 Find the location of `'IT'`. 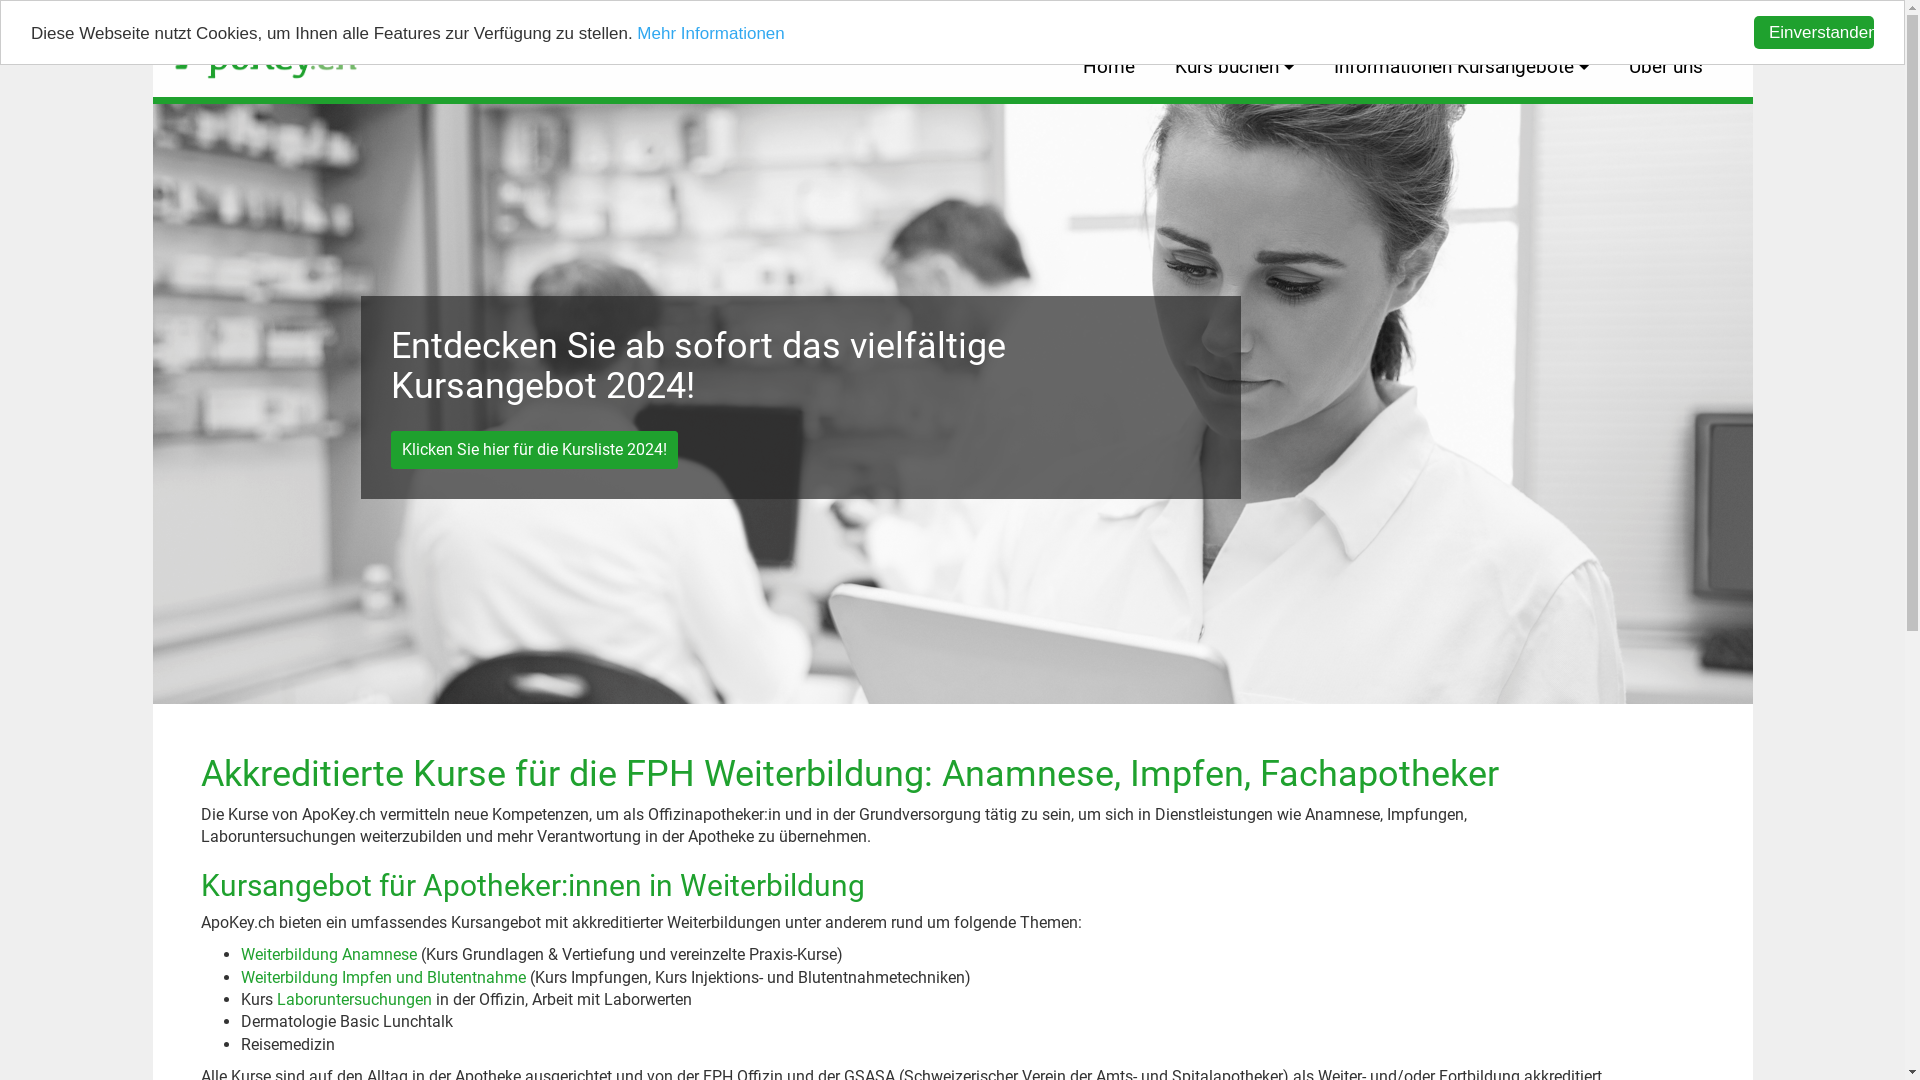

'IT' is located at coordinates (1702, 18).